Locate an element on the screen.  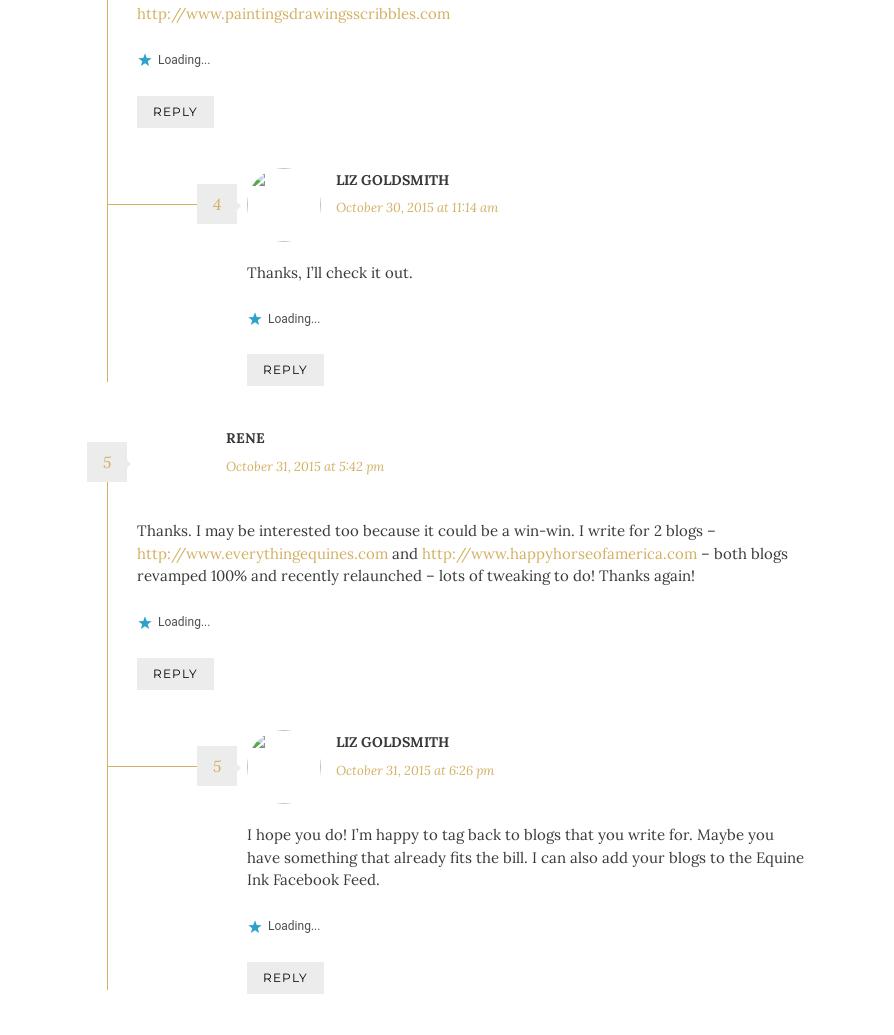
'http://www.happyhorseofamerica.com' is located at coordinates (559, 582).